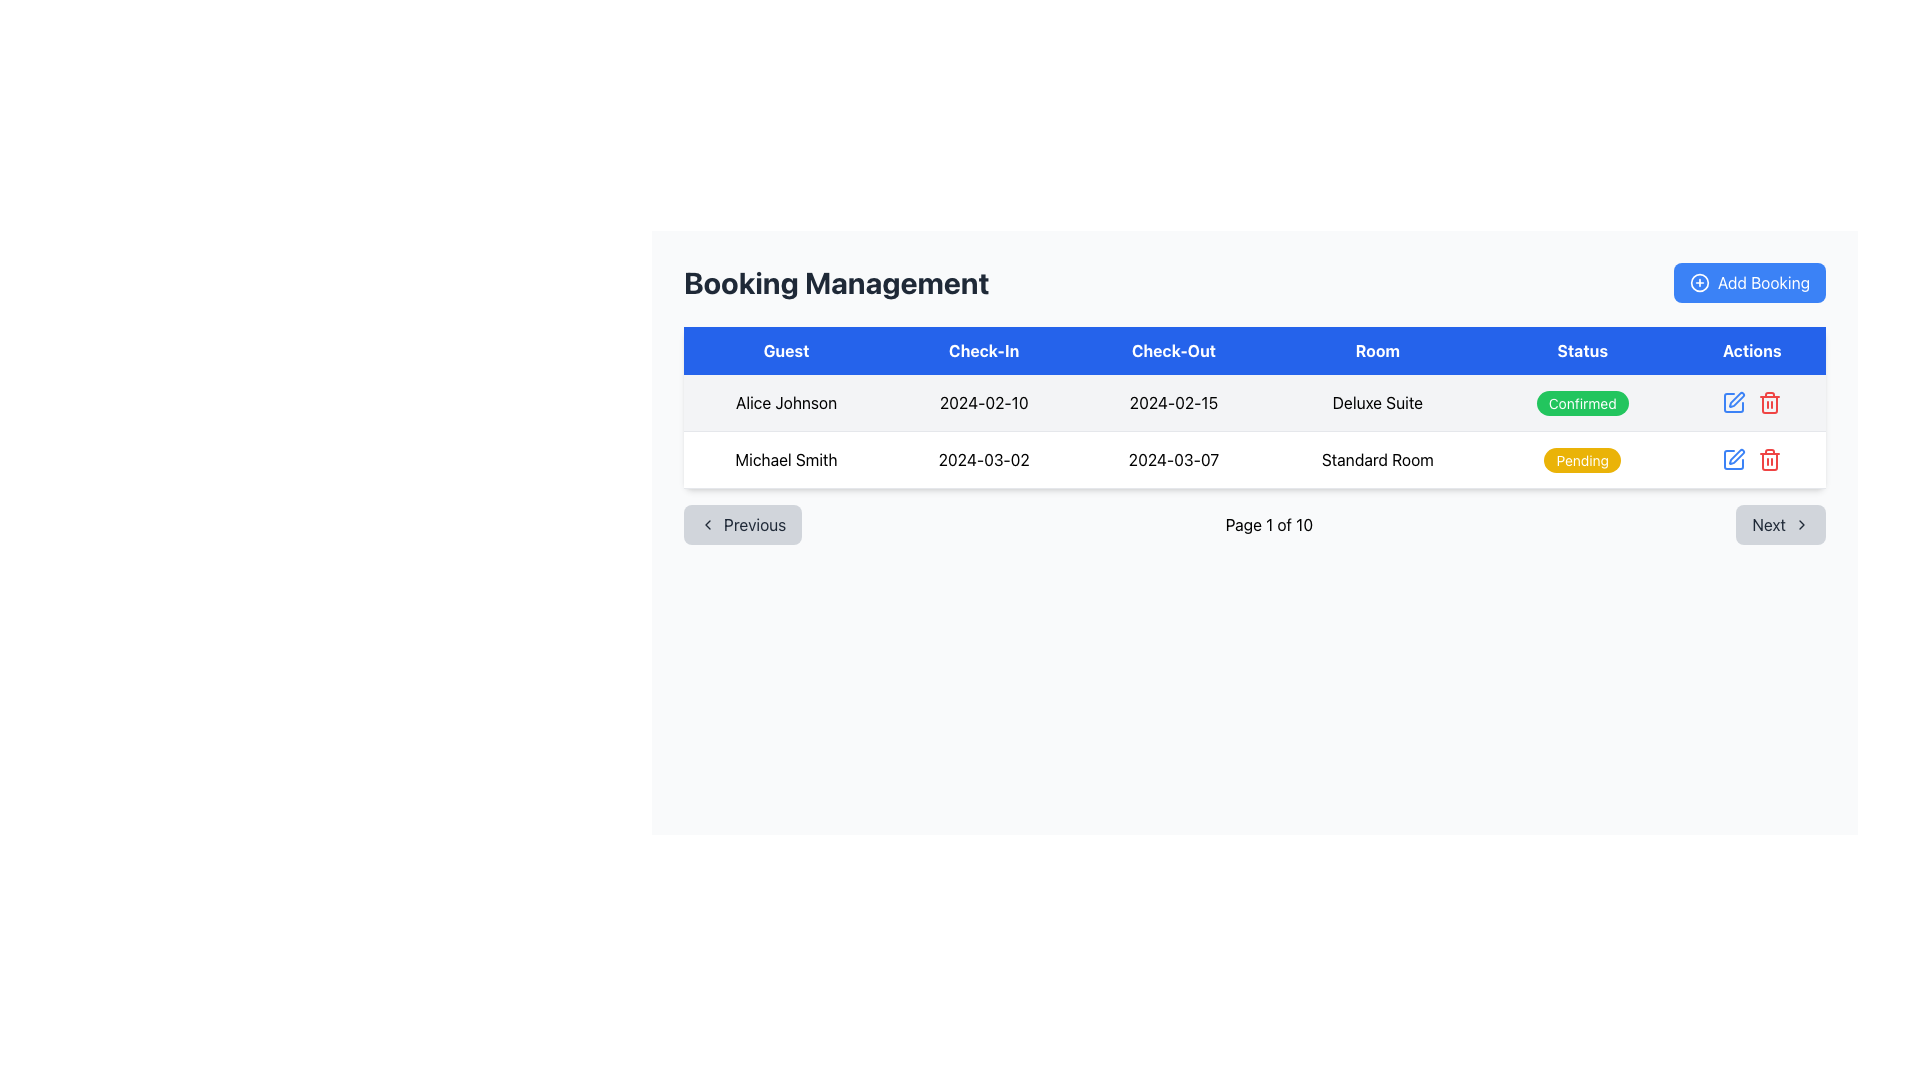 This screenshot has height=1080, width=1920. Describe the element at coordinates (1173, 403) in the screenshot. I see `the check-out date text '2024-02-15' located in the 'Check-Out' column of the first data row within the table` at that location.